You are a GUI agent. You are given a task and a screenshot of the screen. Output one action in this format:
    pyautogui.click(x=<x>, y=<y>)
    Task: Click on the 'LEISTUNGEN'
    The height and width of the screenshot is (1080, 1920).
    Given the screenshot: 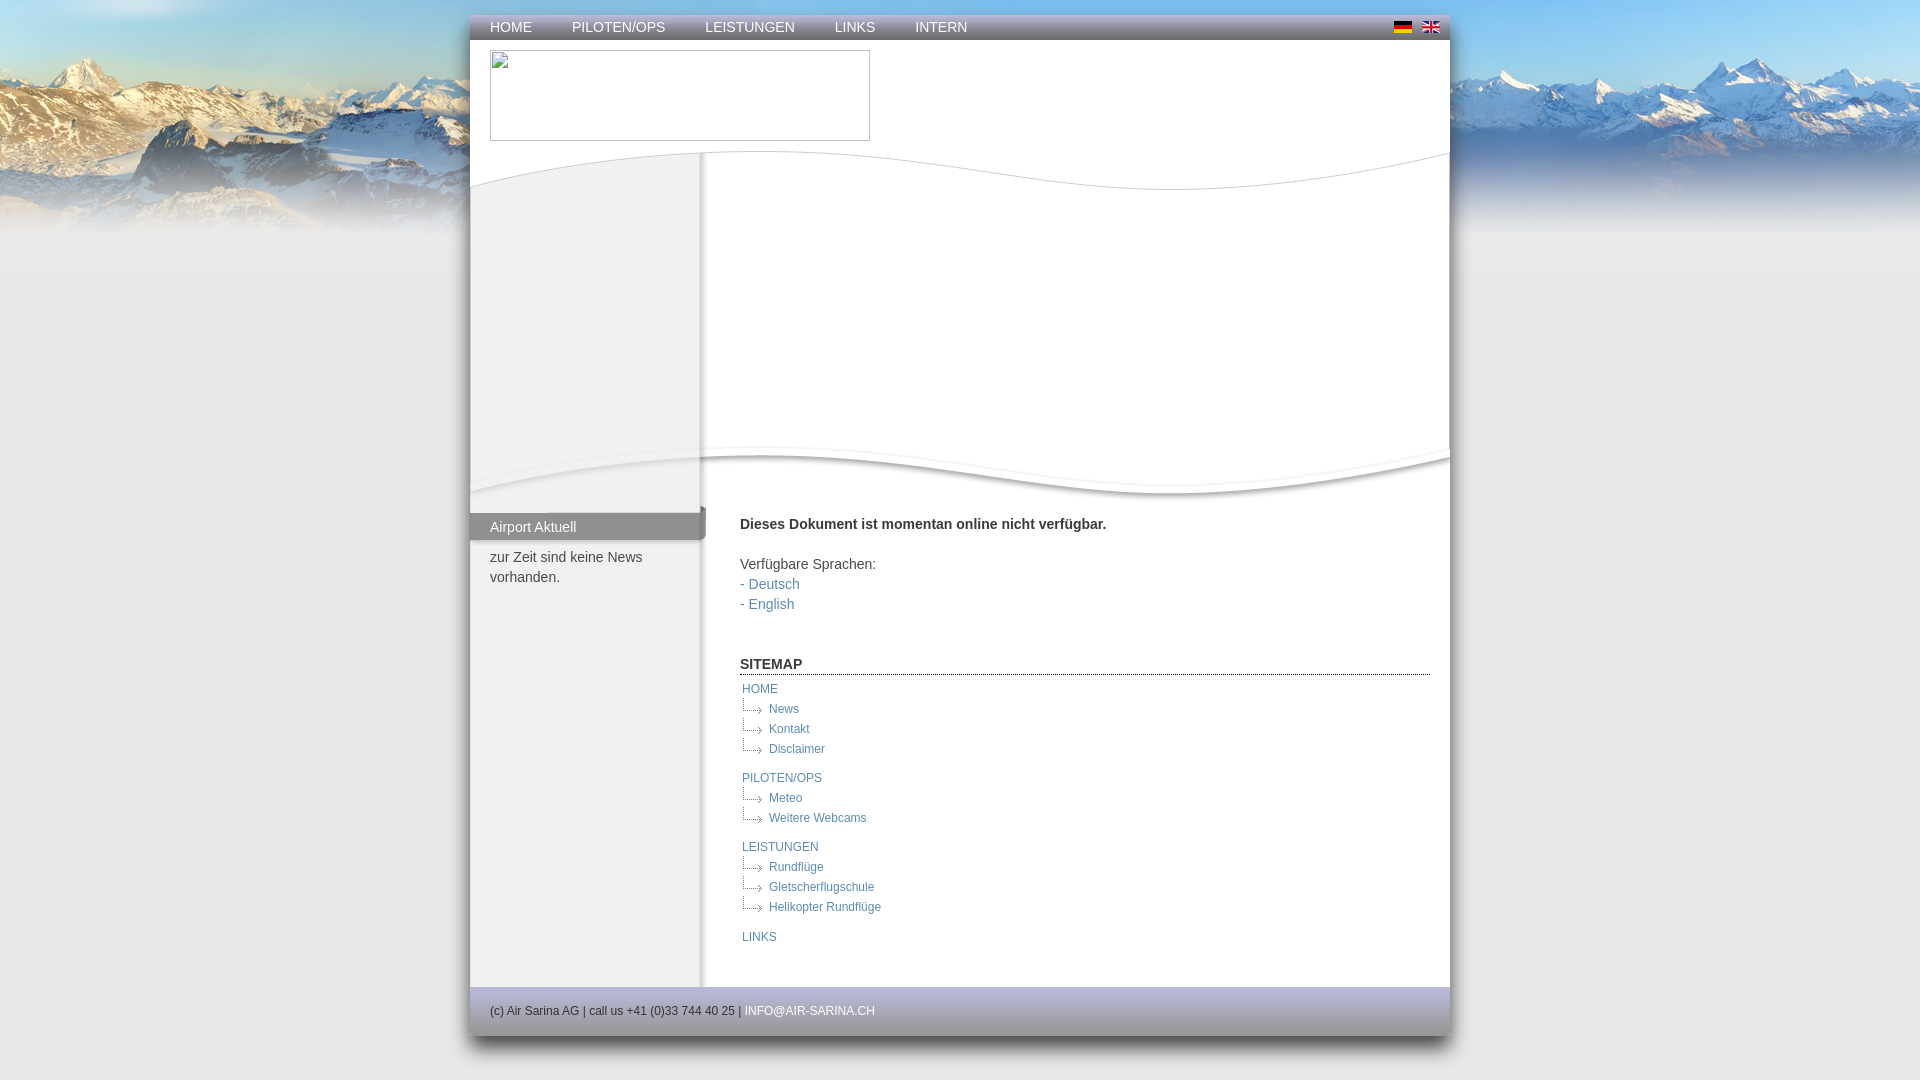 What is the action you would take?
    pyautogui.click(x=685, y=27)
    